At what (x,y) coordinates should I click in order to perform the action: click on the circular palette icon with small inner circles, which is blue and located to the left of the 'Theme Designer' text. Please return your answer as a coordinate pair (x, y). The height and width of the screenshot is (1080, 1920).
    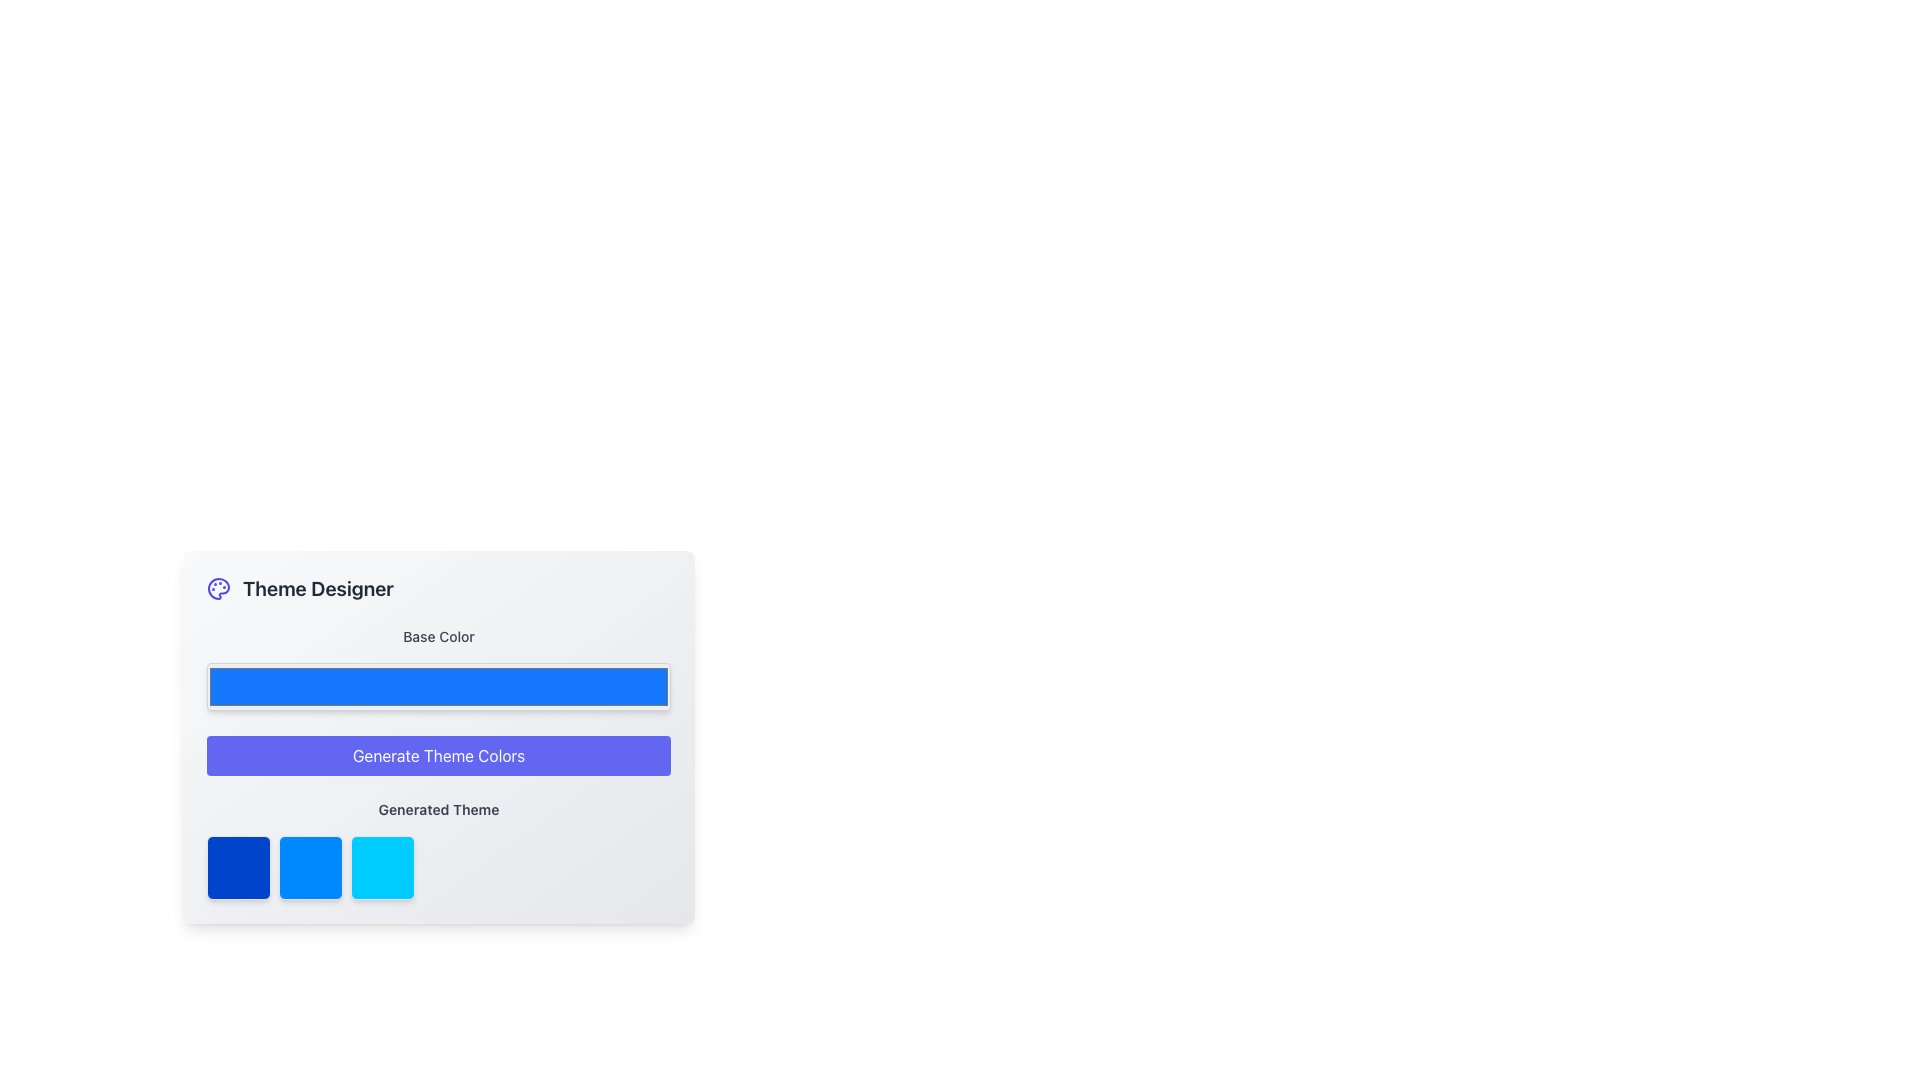
    Looking at the image, I should click on (219, 588).